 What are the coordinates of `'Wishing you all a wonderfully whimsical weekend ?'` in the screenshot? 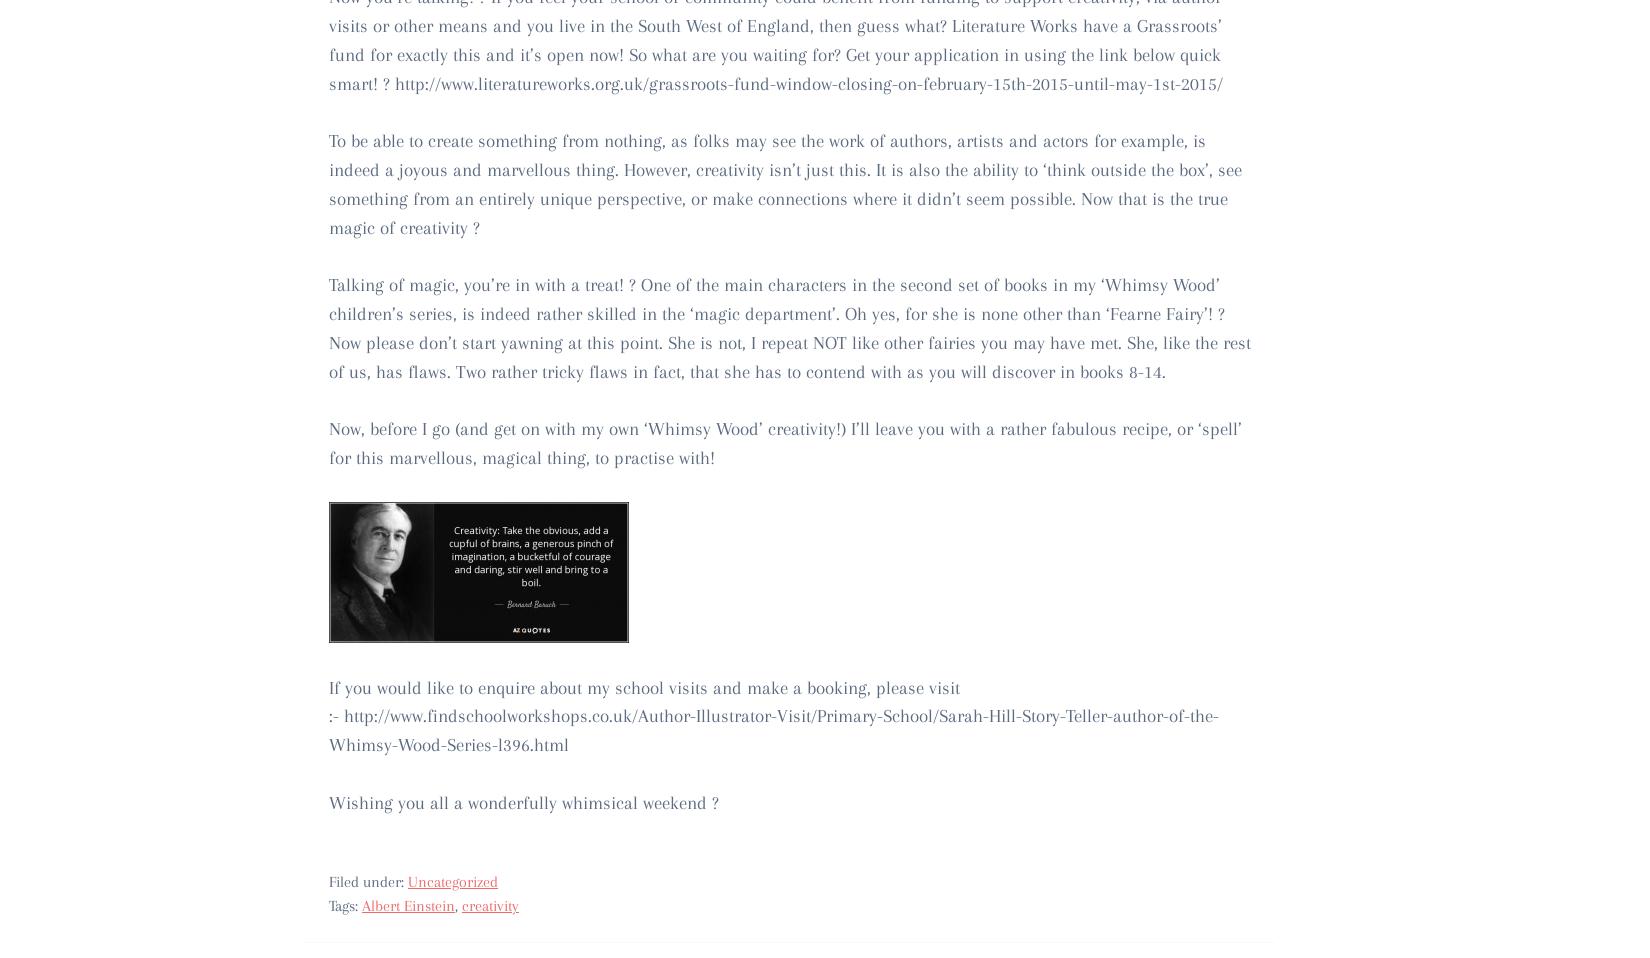 It's located at (329, 800).